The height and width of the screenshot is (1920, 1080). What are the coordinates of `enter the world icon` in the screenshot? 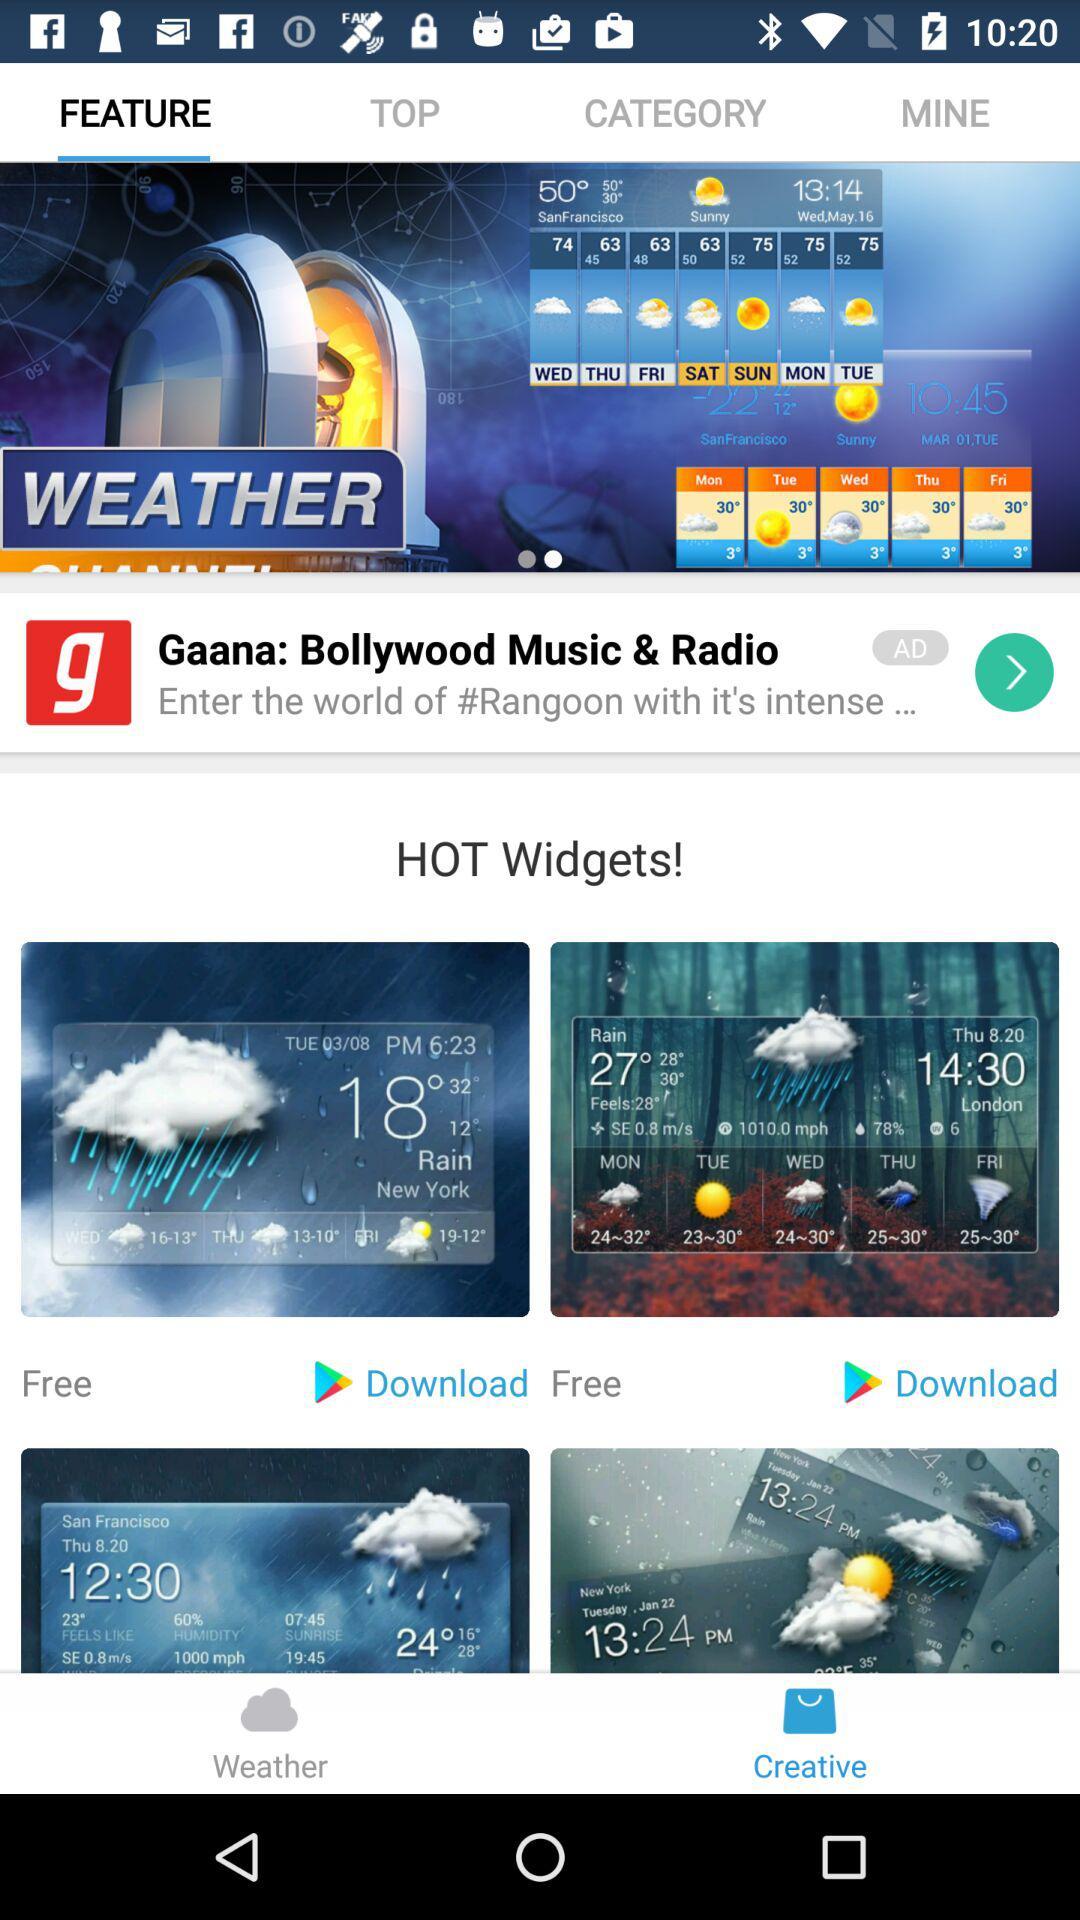 It's located at (553, 701).